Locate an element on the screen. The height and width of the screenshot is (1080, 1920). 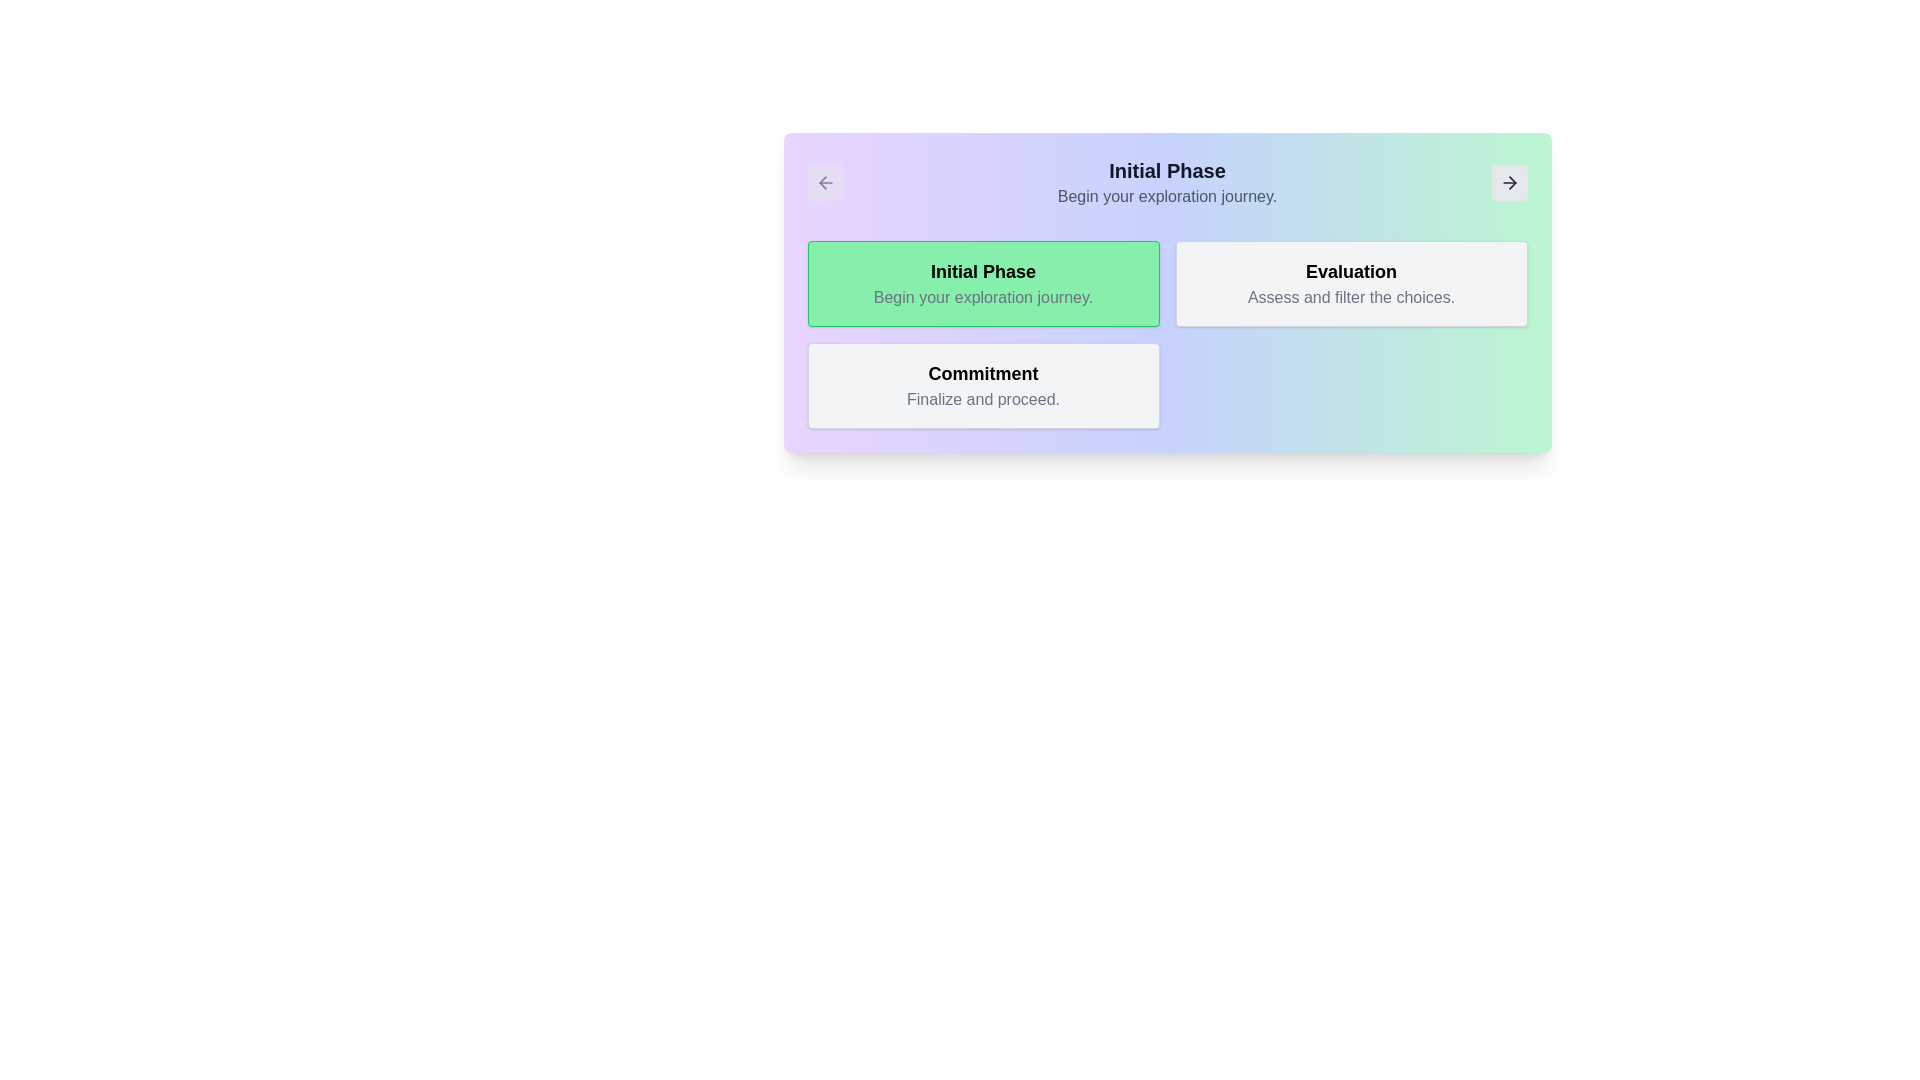
static text label located within the 'Commitment' card, positioned beneath the title text and centered horizontally is located at coordinates (983, 400).